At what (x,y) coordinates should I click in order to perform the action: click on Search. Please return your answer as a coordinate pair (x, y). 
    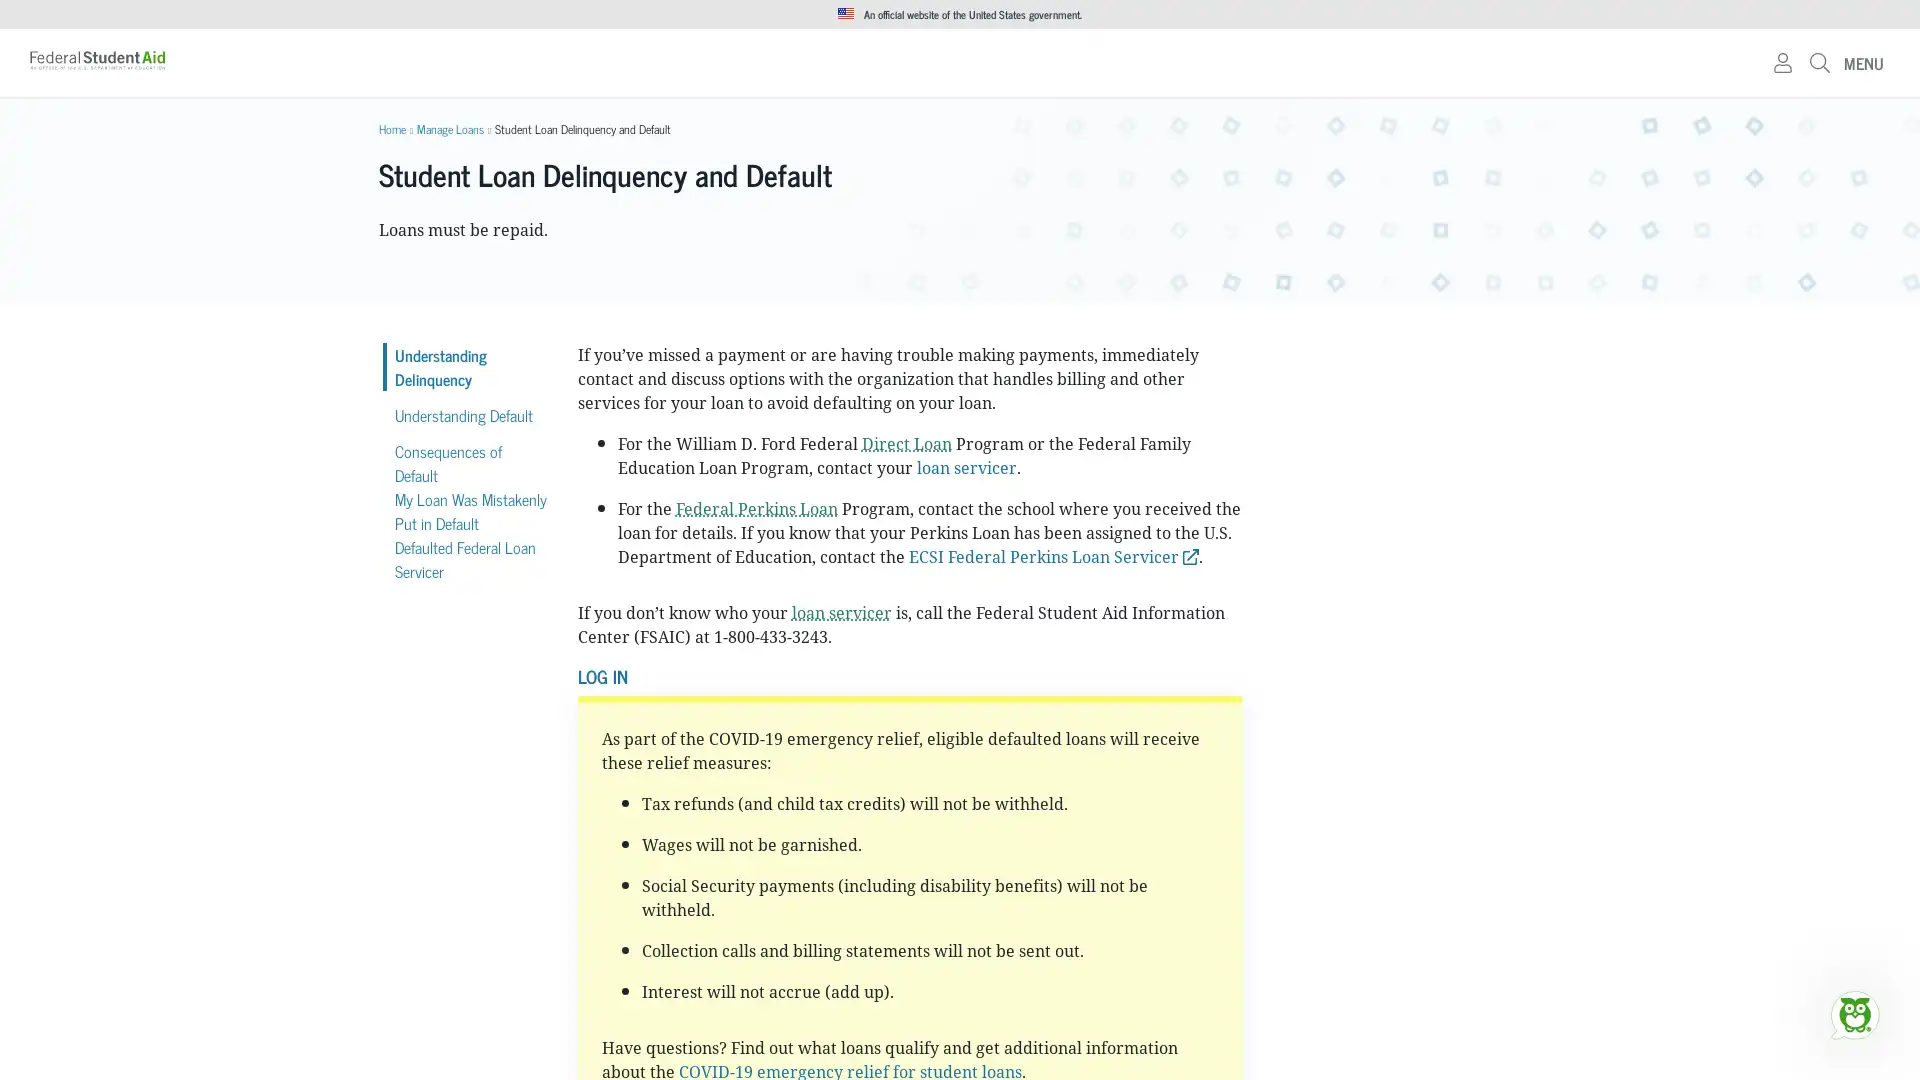
    Looking at the image, I should click on (1256, 69).